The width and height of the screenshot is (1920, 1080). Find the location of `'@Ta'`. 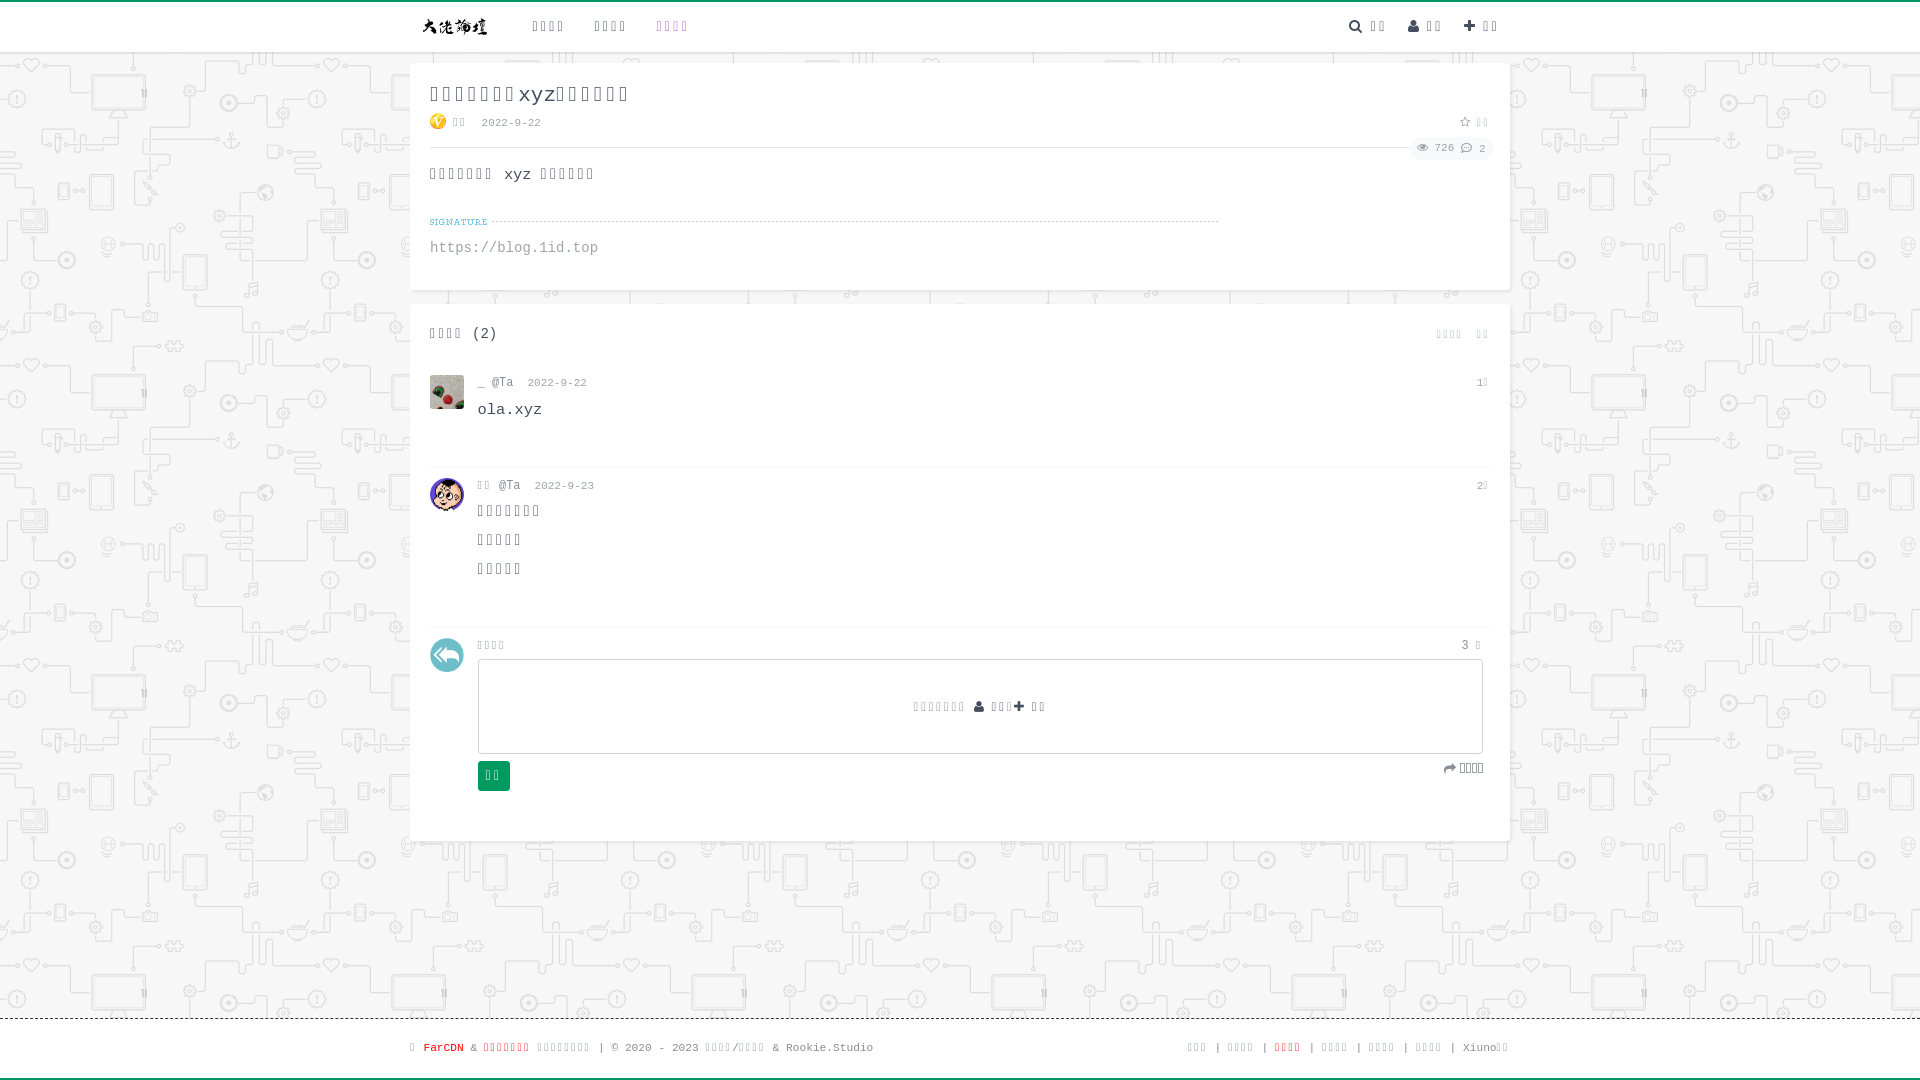

'@Ta' is located at coordinates (491, 382).